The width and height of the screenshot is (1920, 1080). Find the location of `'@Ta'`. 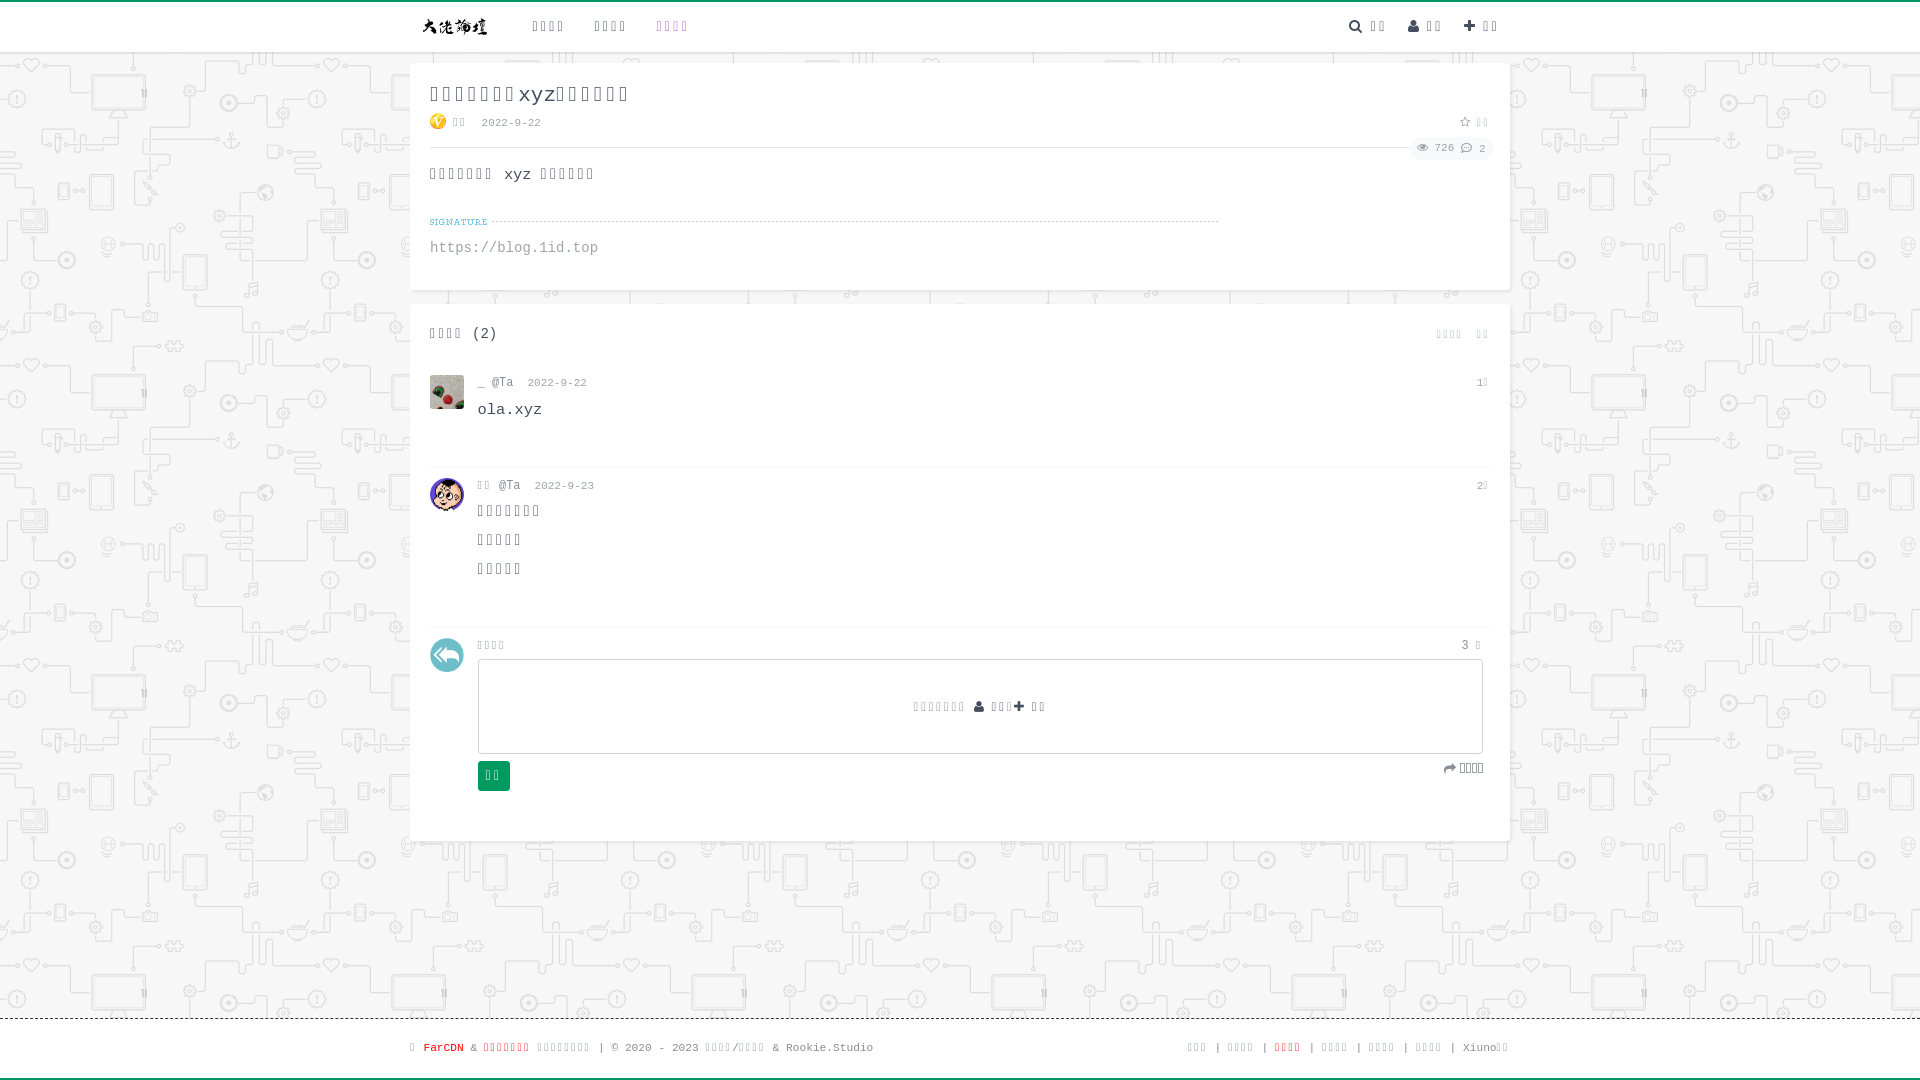

'@Ta' is located at coordinates (491, 382).